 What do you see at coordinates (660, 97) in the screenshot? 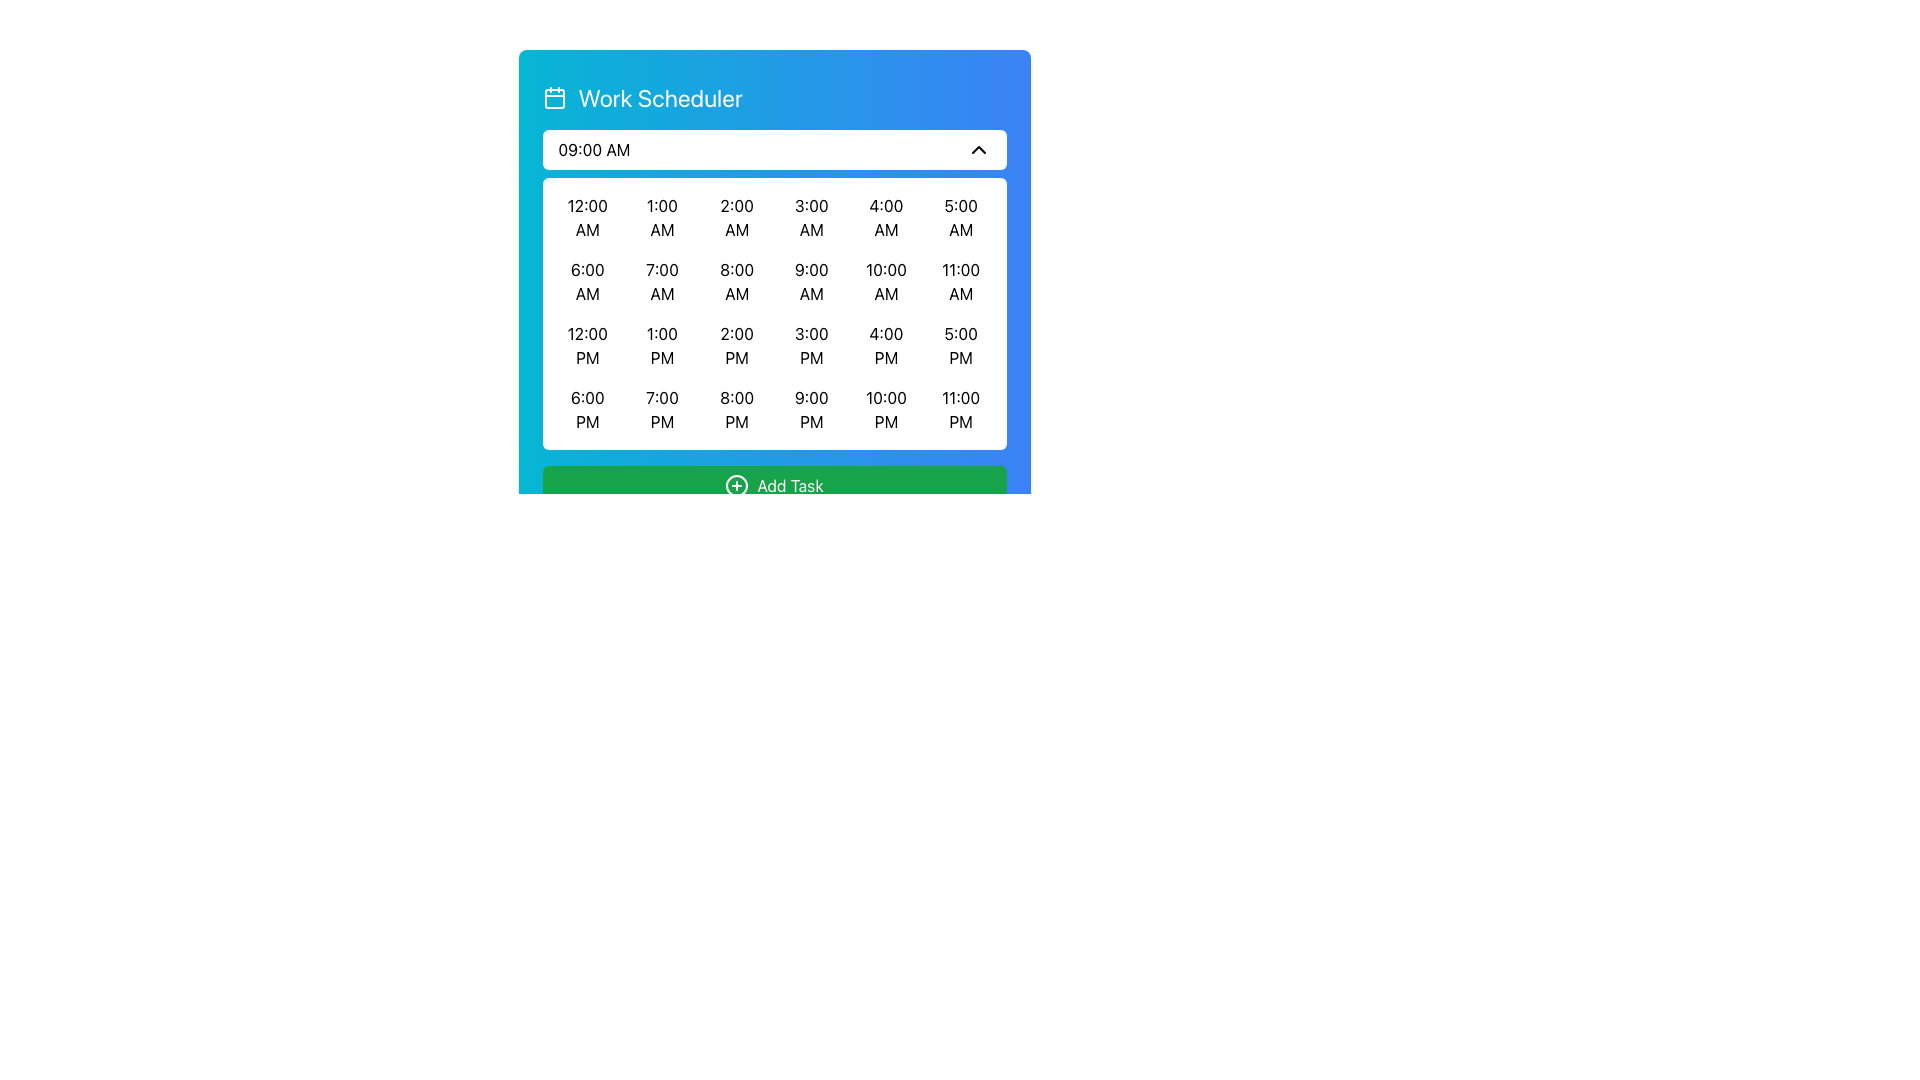
I see `the text label 'Work Scheduler'` at bounding box center [660, 97].